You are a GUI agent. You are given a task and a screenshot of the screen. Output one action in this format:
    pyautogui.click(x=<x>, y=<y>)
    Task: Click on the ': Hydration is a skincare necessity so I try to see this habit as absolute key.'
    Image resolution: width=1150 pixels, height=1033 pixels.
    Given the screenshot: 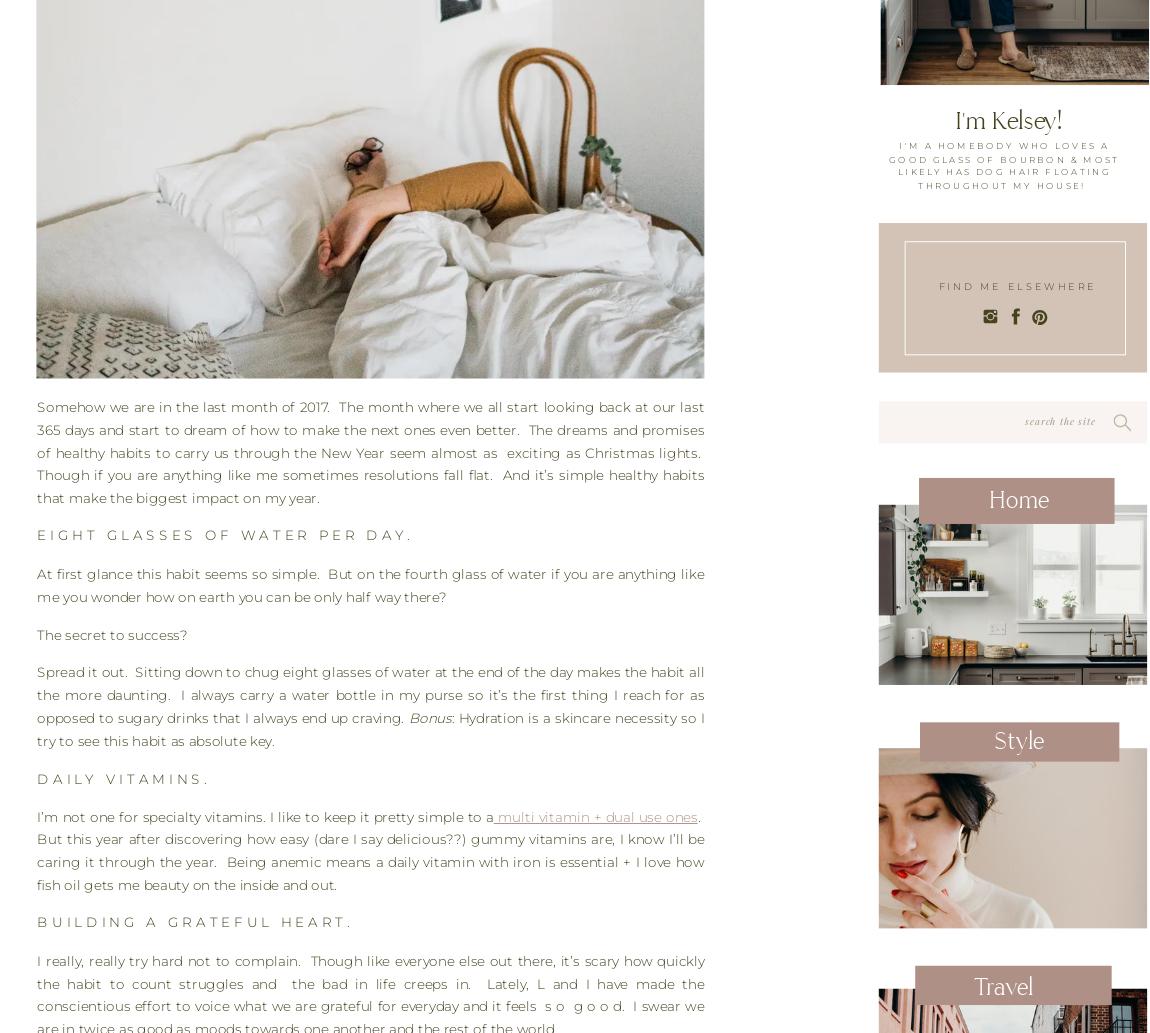 What is the action you would take?
    pyautogui.click(x=370, y=730)
    